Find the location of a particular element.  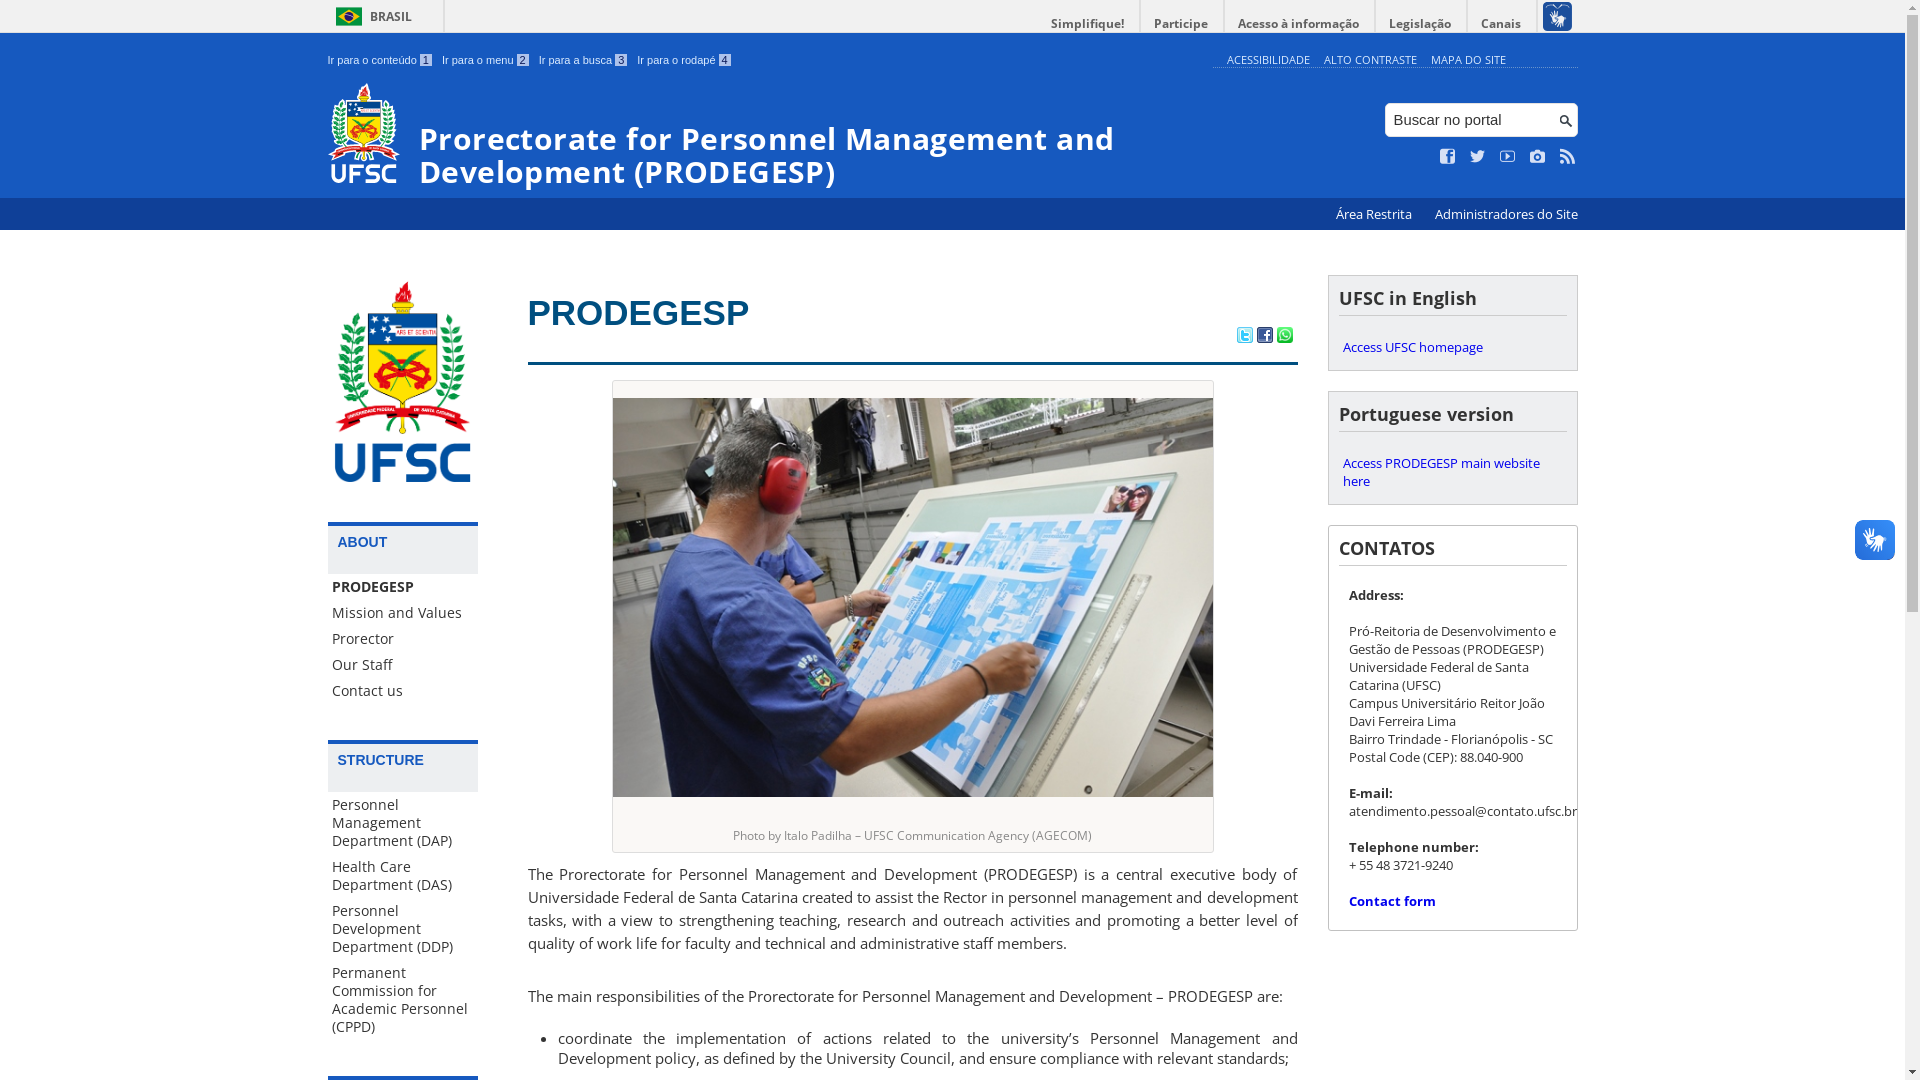

'ALTO CONTRASTE' is located at coordinates (1369, 58).